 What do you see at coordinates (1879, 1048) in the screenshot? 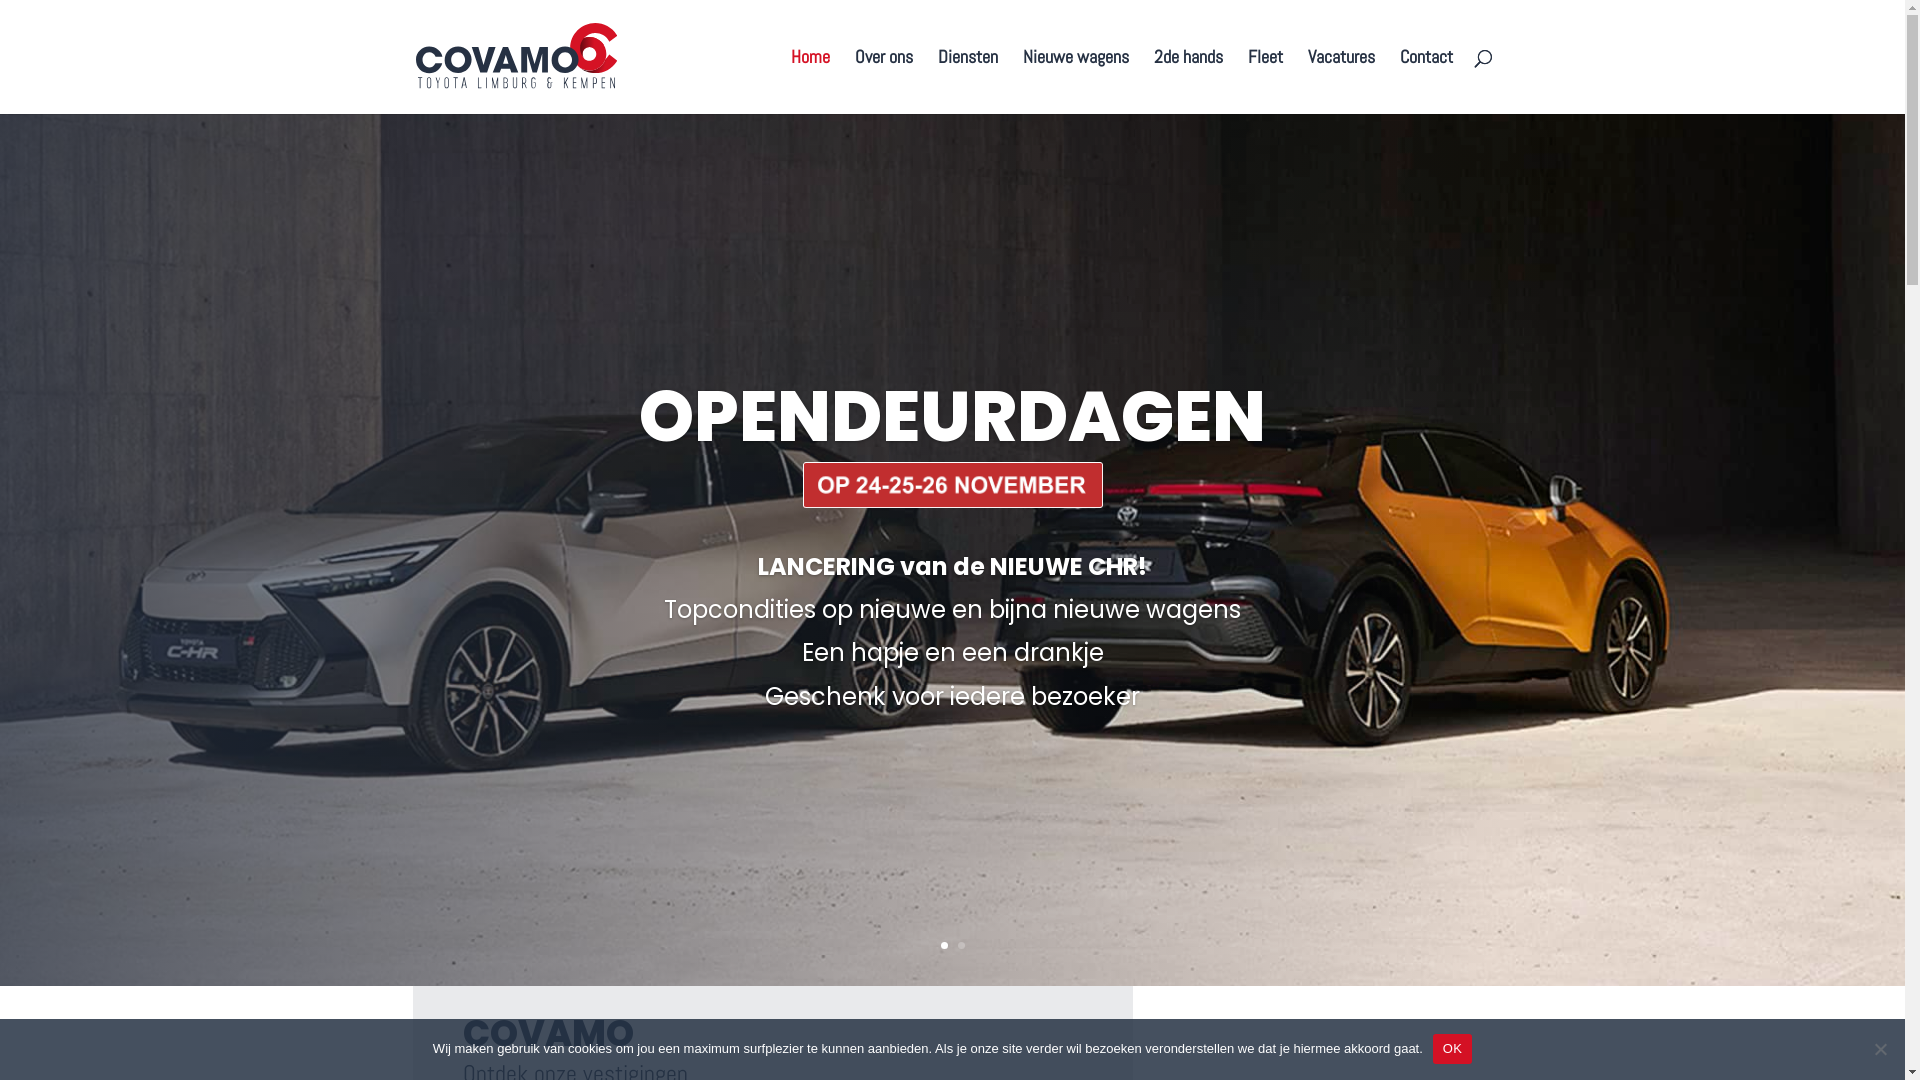
I see `'No'` at bounding box center [1879, 1048].